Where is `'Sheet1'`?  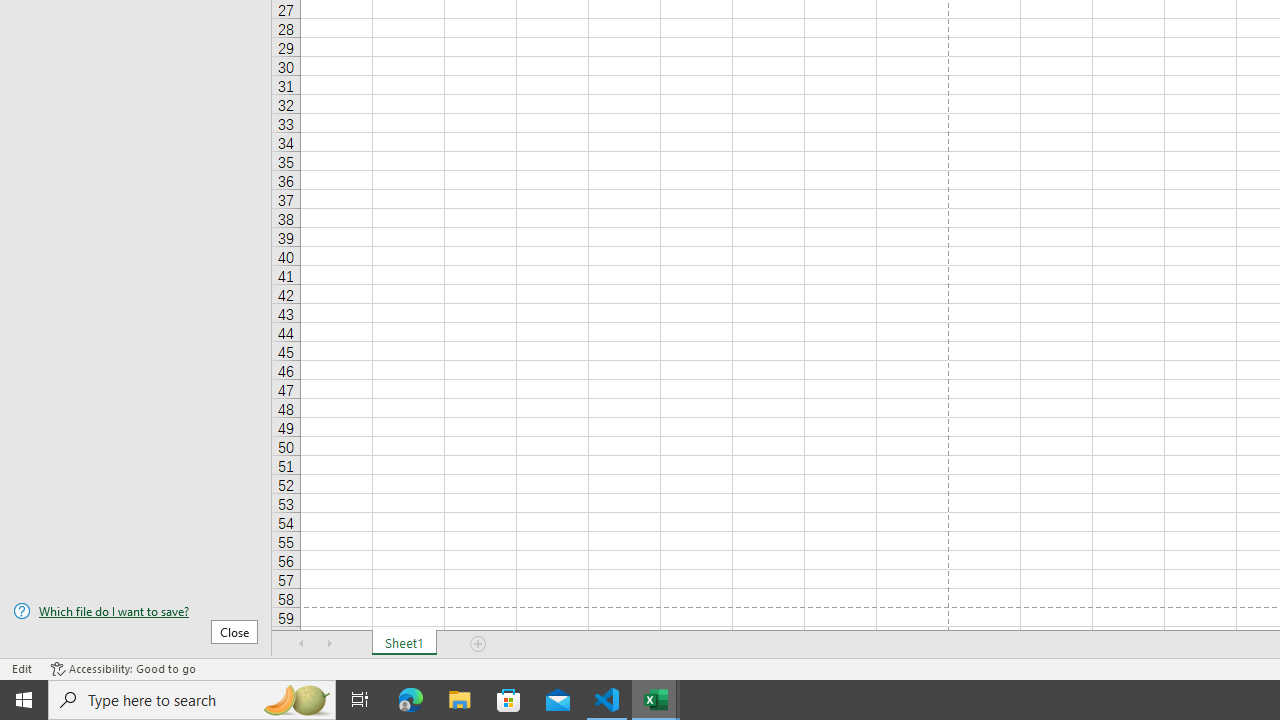
'Sheet1' is located at coordinates (403, 644).